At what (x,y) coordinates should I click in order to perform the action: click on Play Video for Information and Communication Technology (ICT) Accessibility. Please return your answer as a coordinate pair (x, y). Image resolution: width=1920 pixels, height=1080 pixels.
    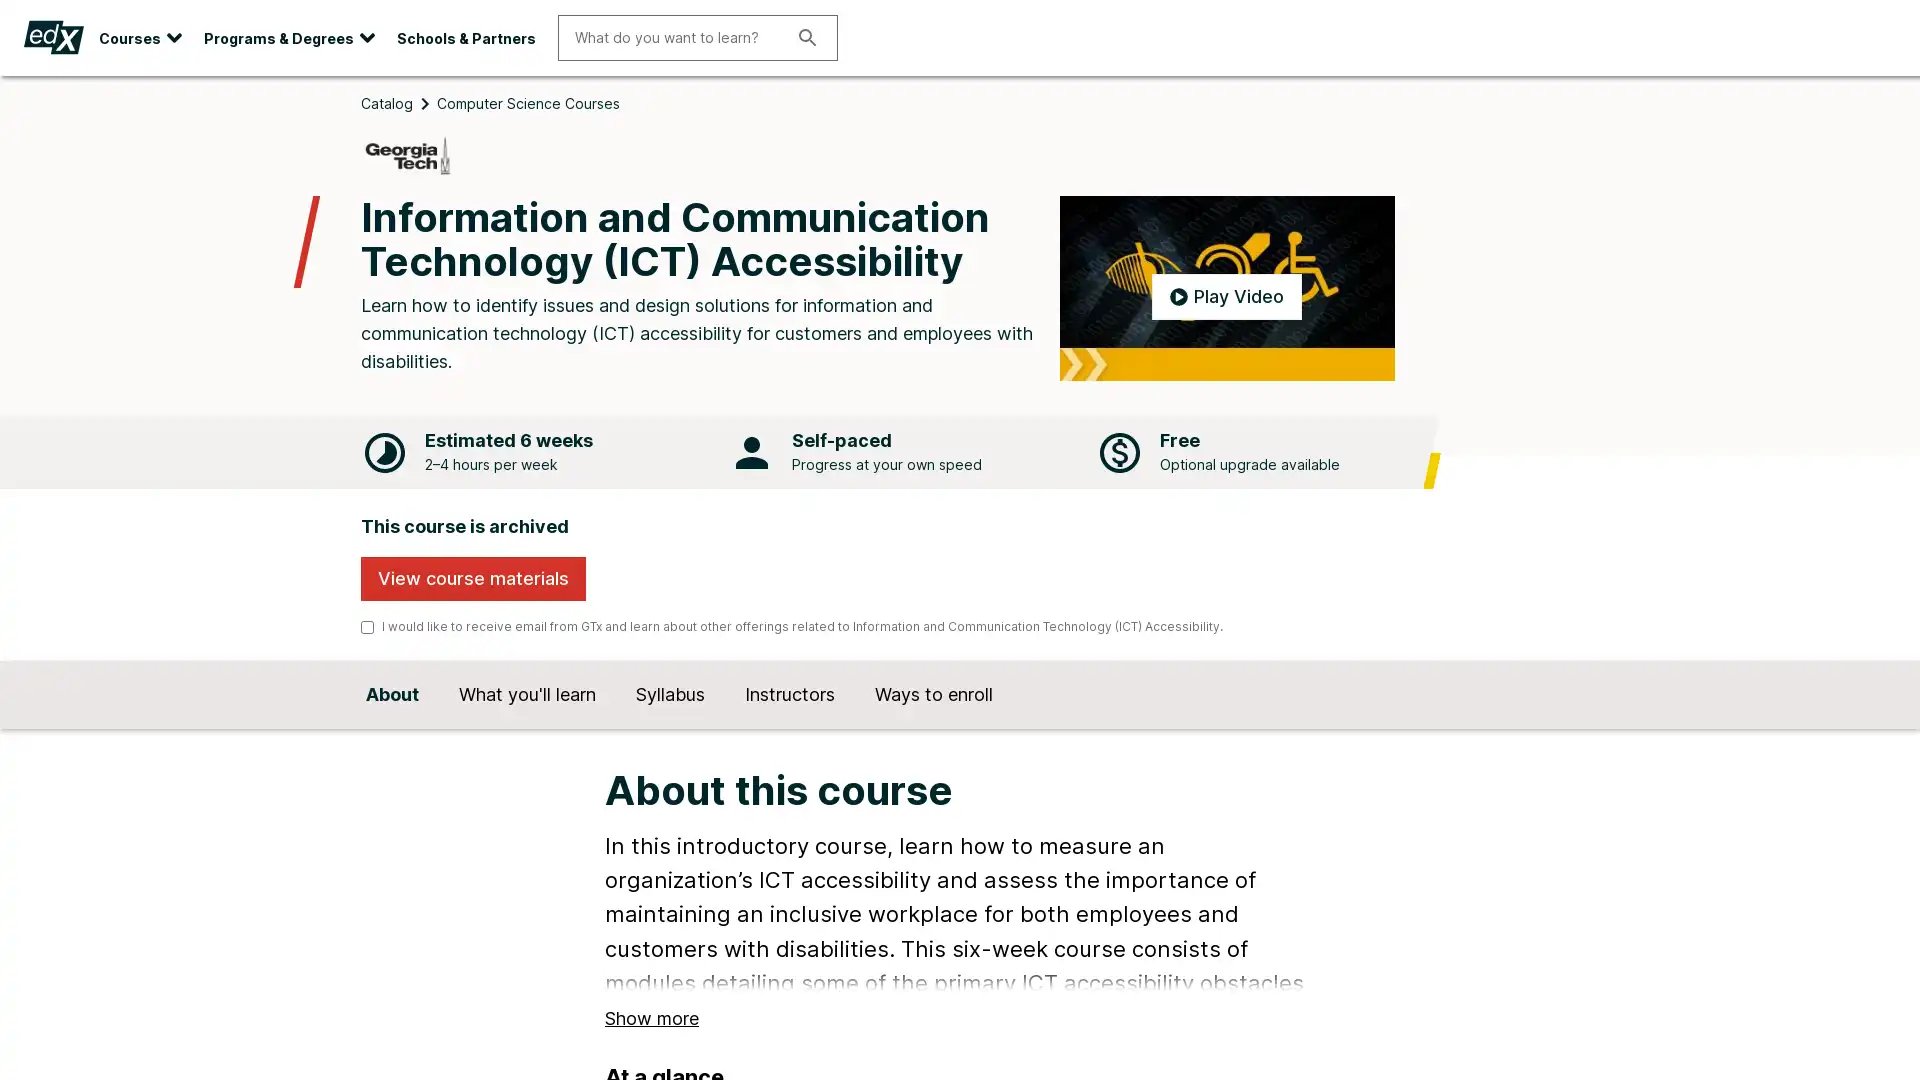
    Looking at the image, I should click on (1225, 320).